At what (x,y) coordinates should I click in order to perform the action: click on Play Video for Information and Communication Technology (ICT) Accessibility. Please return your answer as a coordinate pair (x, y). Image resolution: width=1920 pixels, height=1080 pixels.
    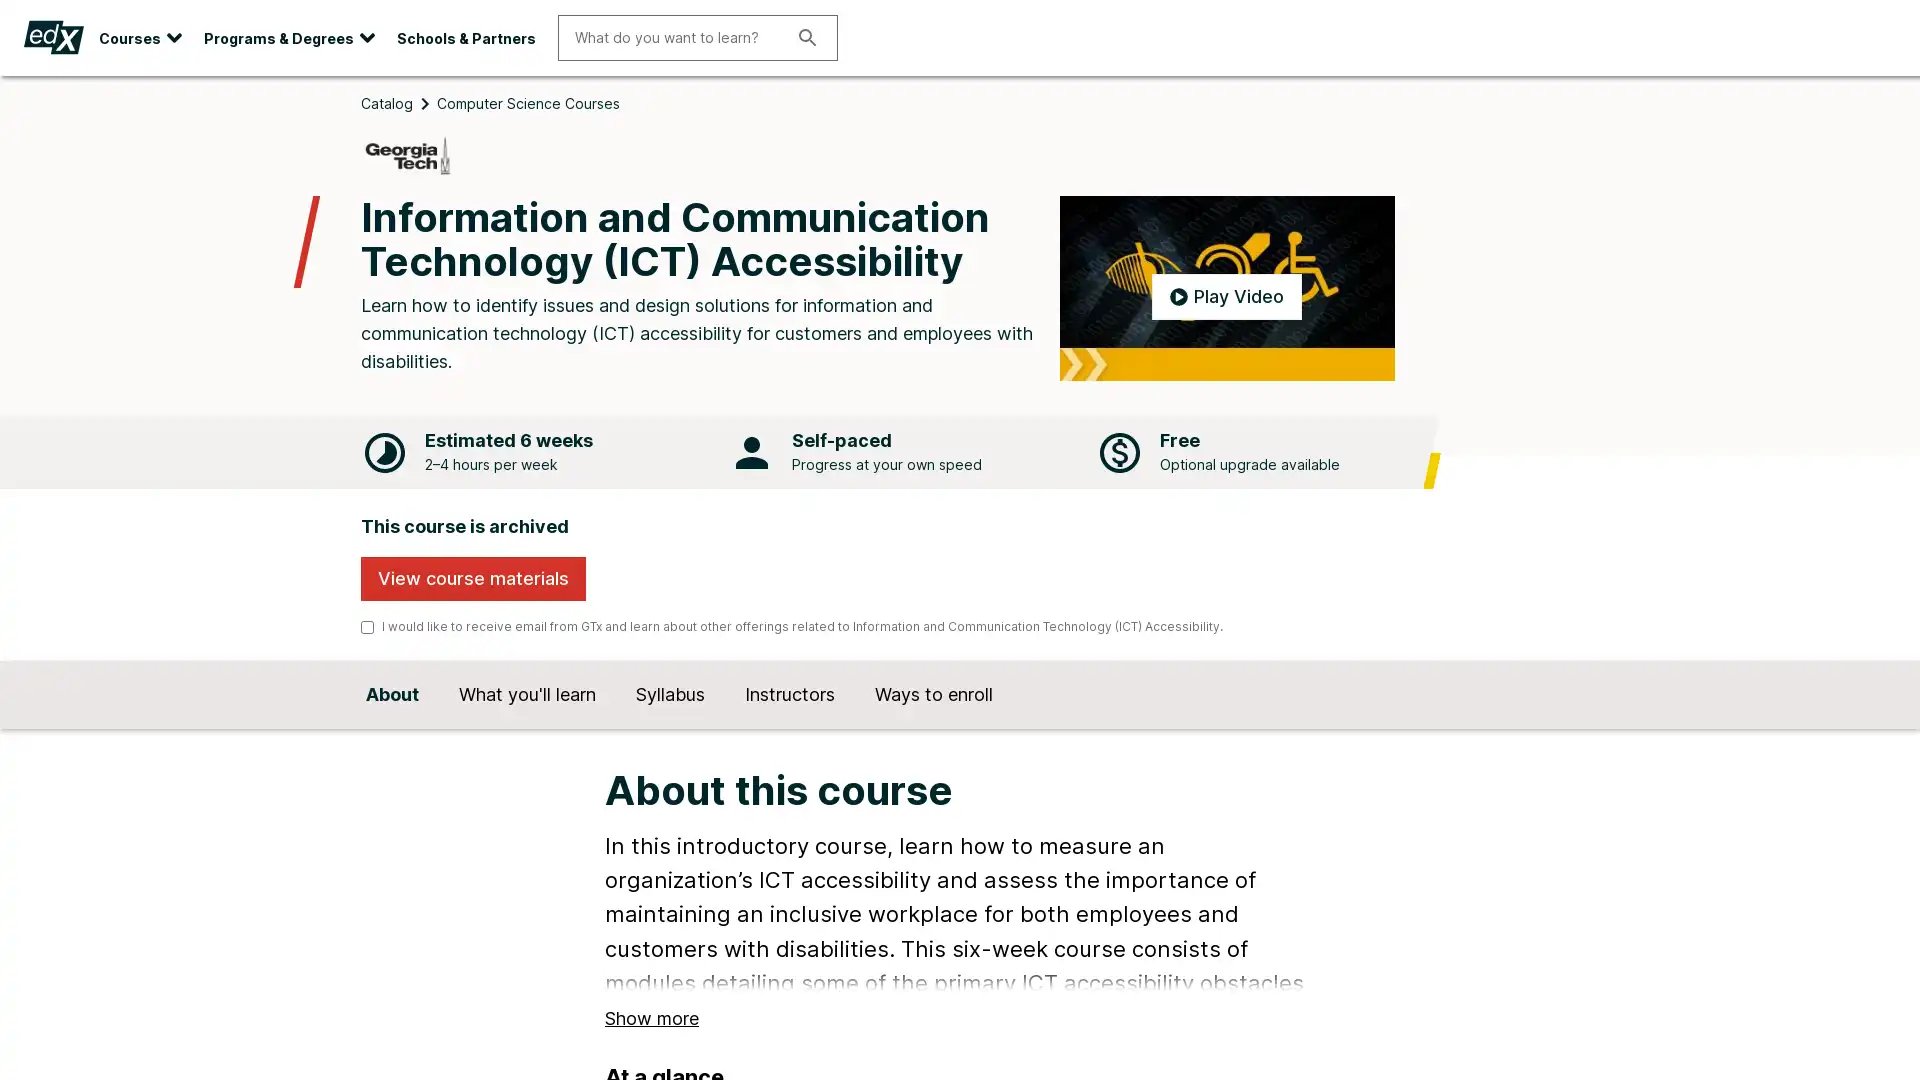
    Looking at the image, I should click on (1225, 320).